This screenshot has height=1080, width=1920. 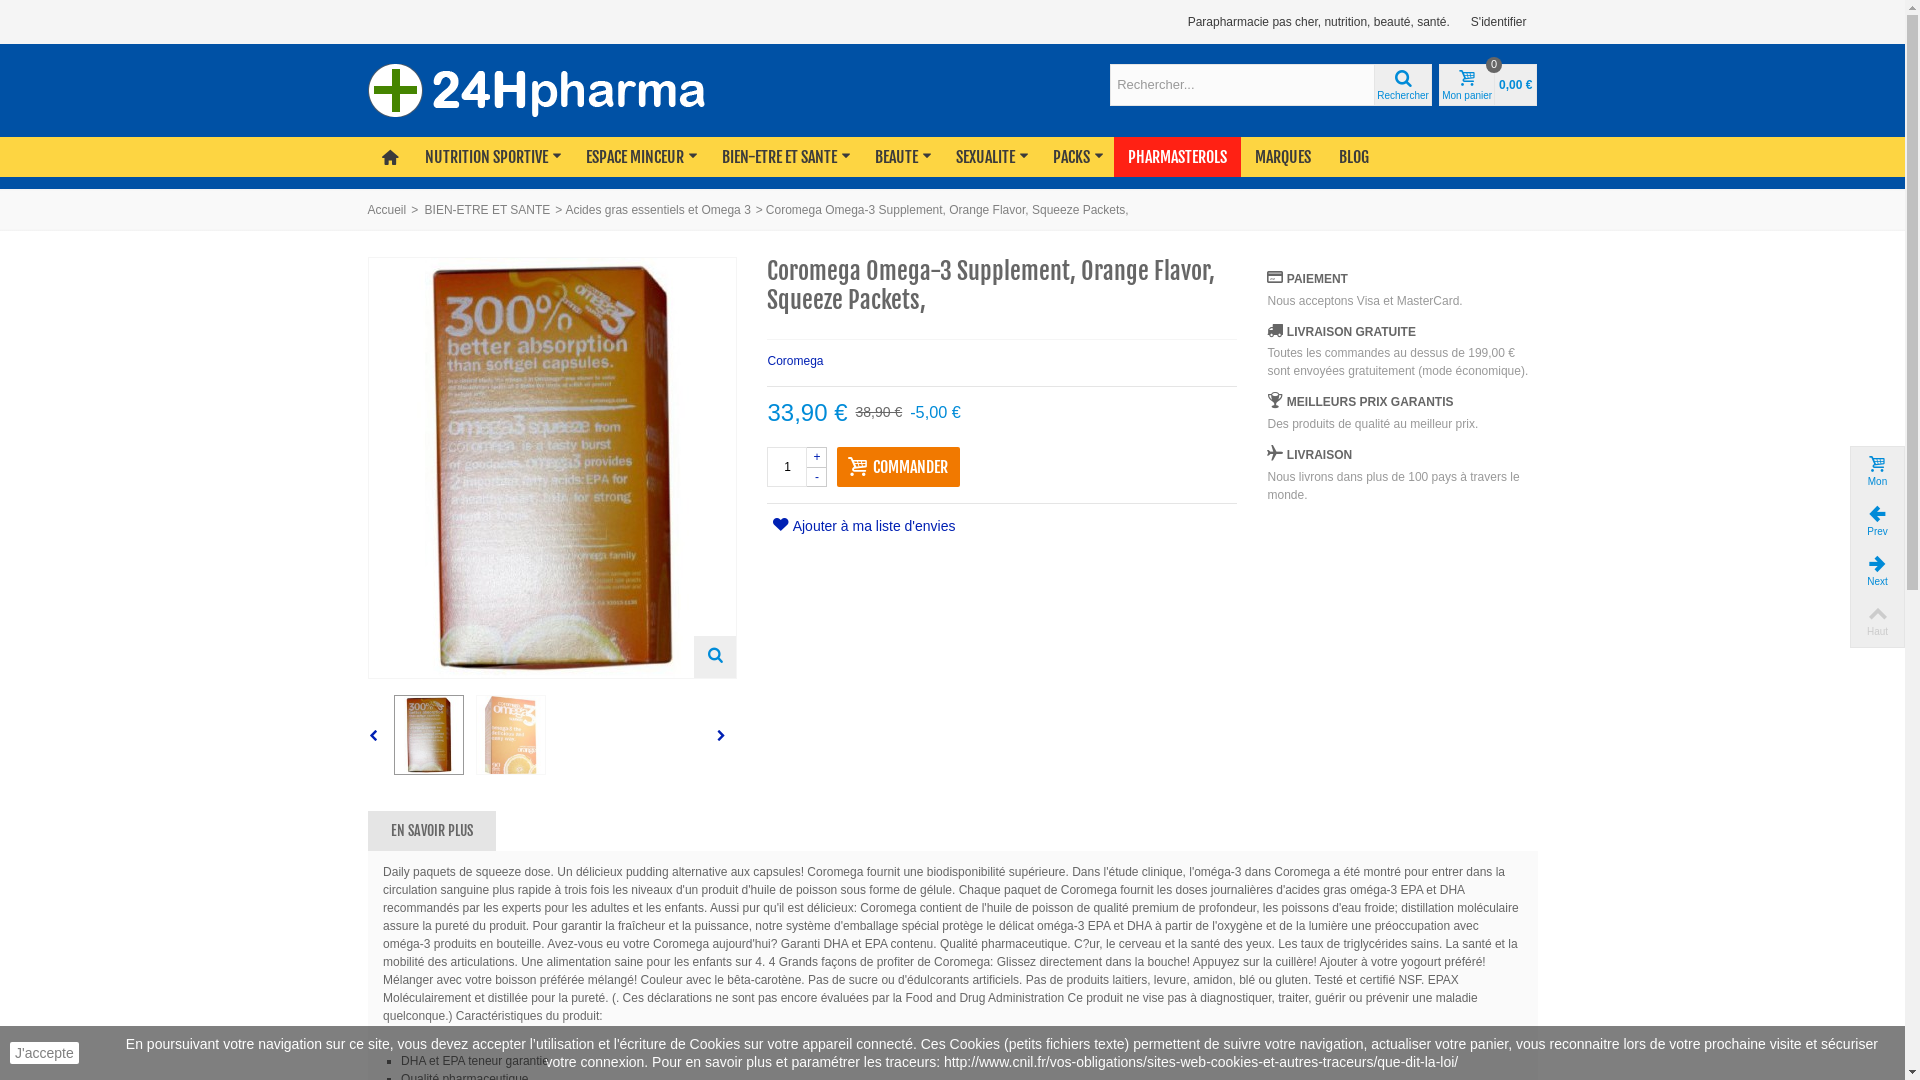 What do you see at coordinates (9, 1052) in the screenshot?
I see `'J'accepte'` at bounding box center [9, 1052].